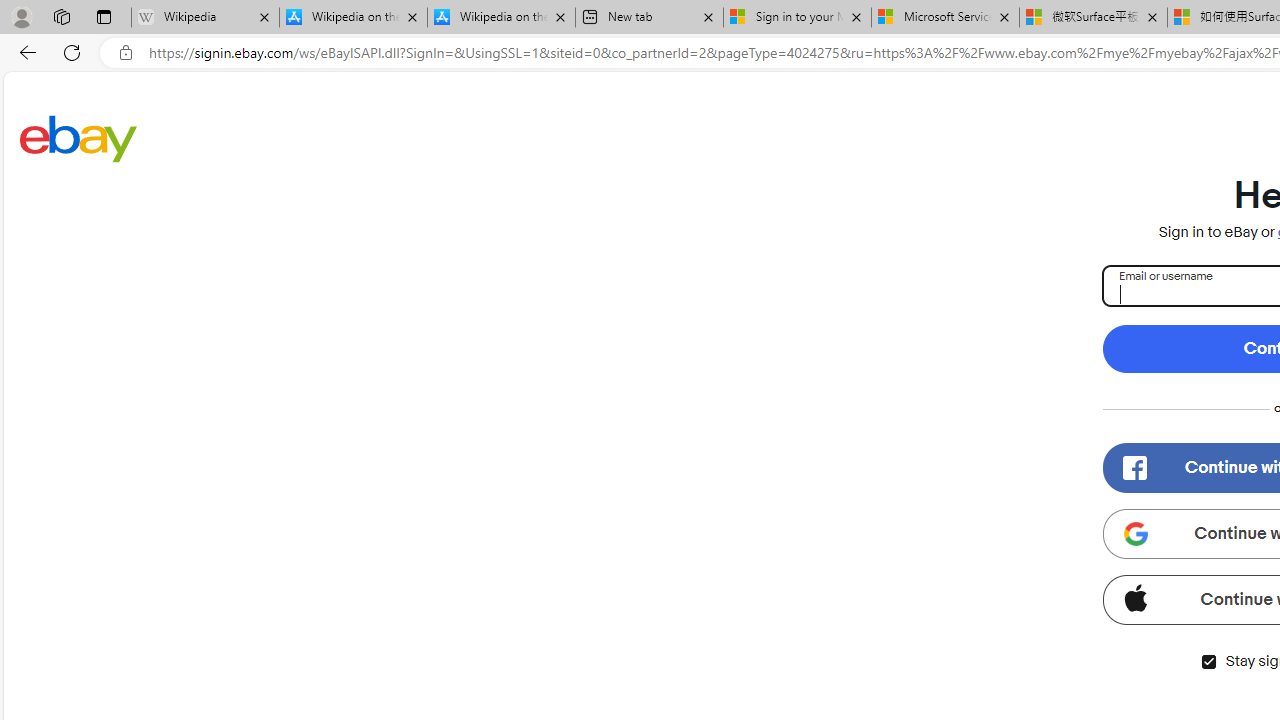  Describe the element at coordinates (1135, 596) in the screenshot. I see `'Class: apple-icon'` at that location.